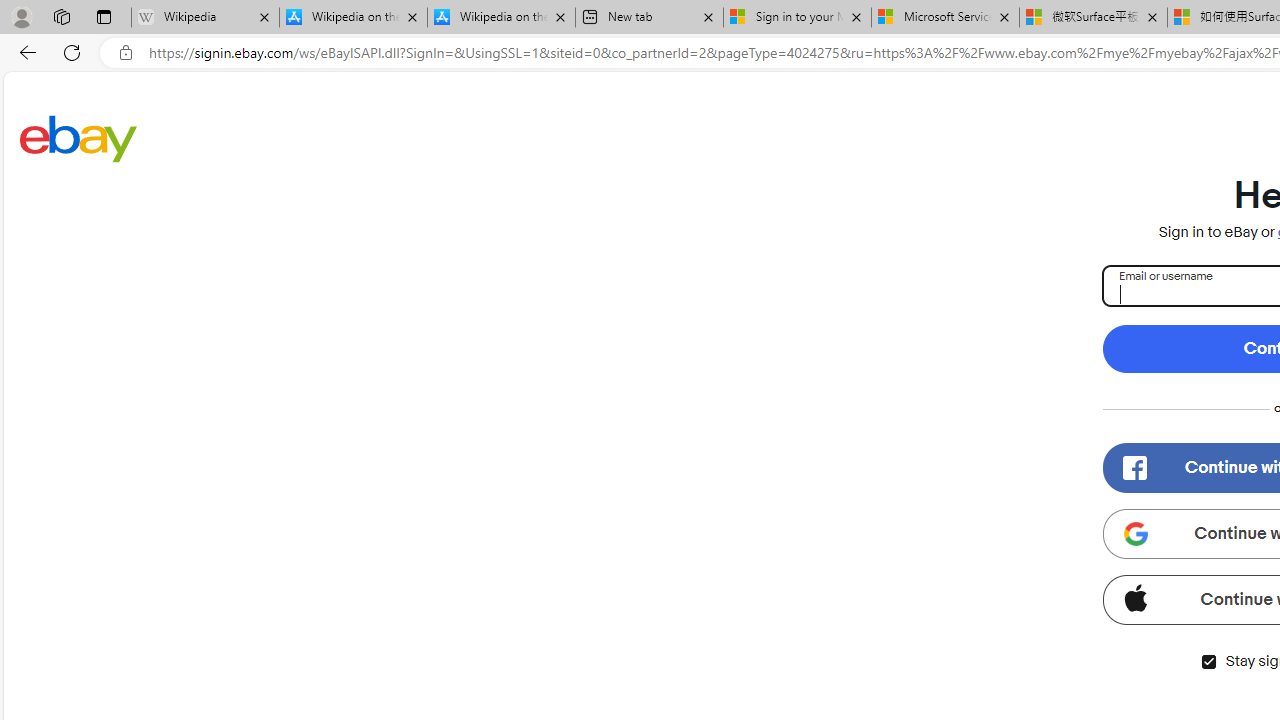  Describe the element at coordinates (1135, 596) in the screenshot. I see `'Class: apple-icon'` at that location.